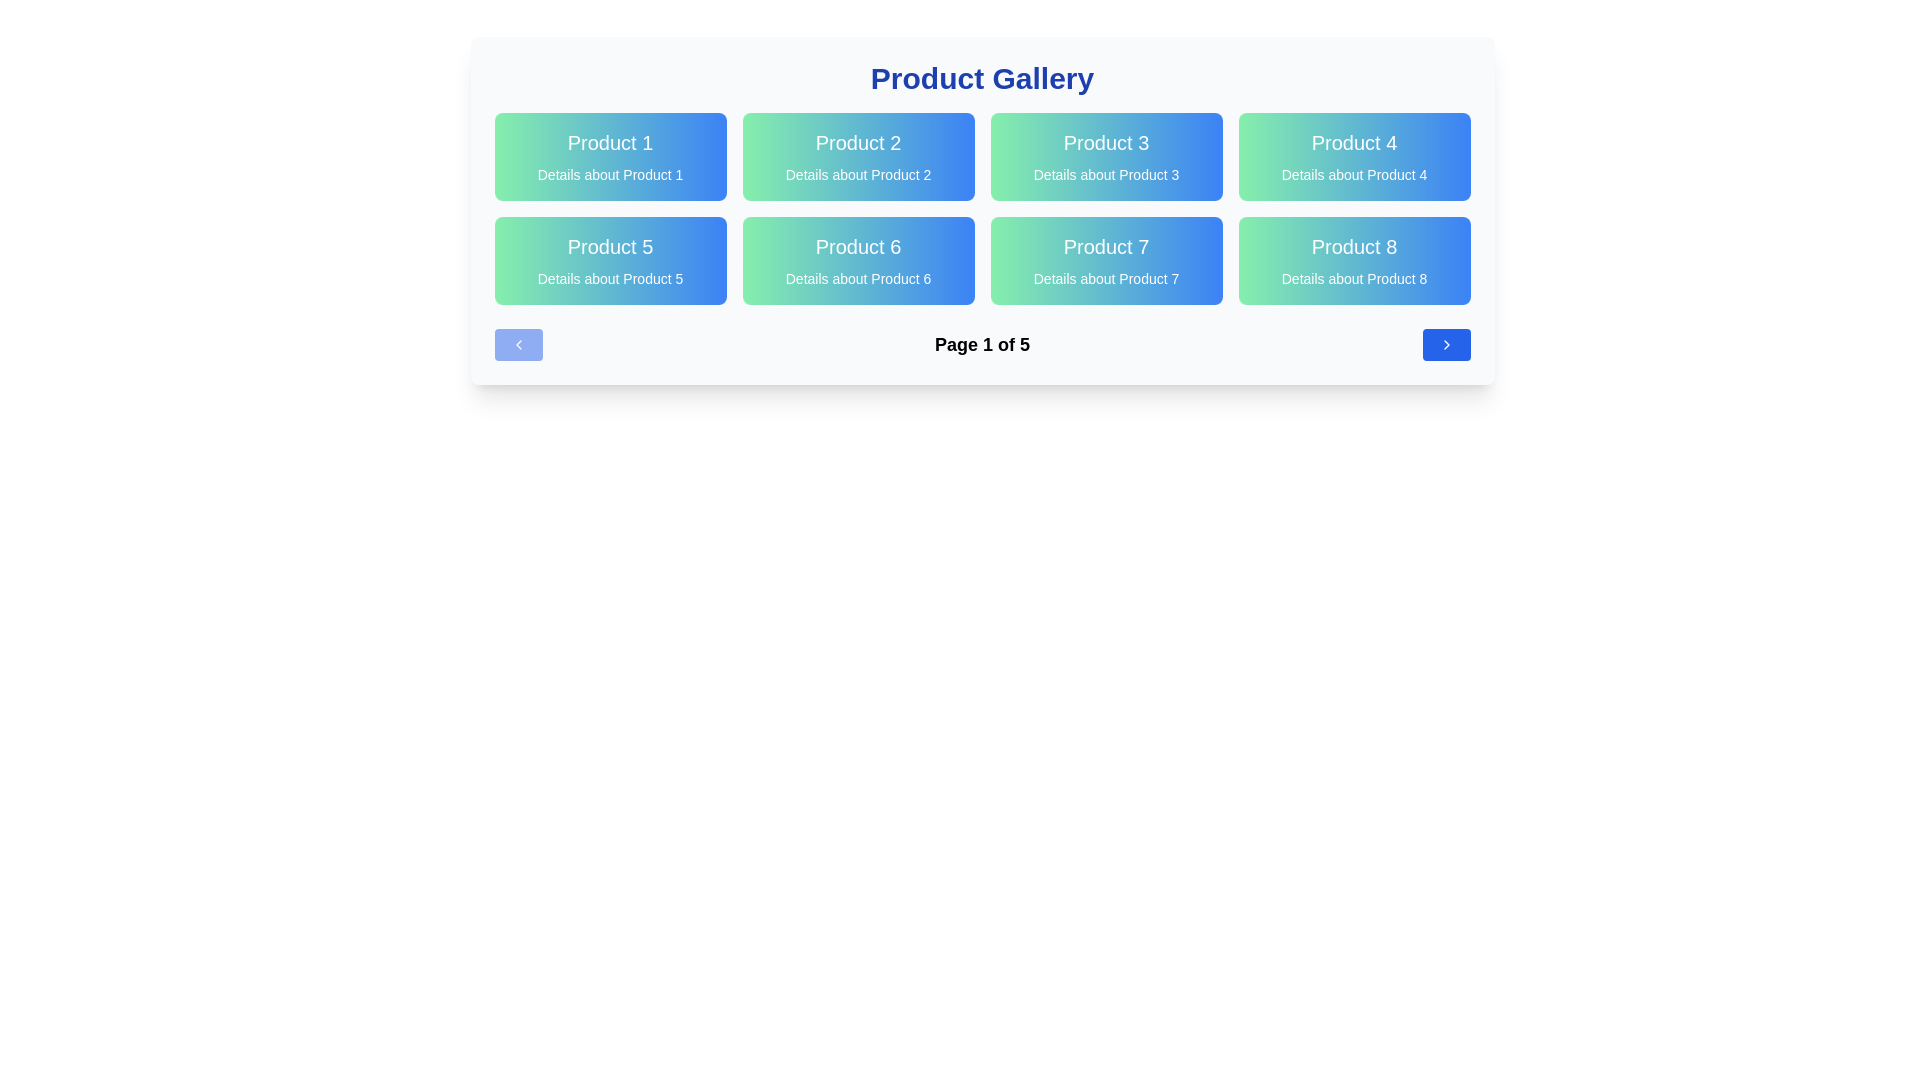  Describe the element at coordinates (858, 245) in the screenshot. I see `the Text Label that identifies a product in the grid layout located in the second row and third column` at that location.